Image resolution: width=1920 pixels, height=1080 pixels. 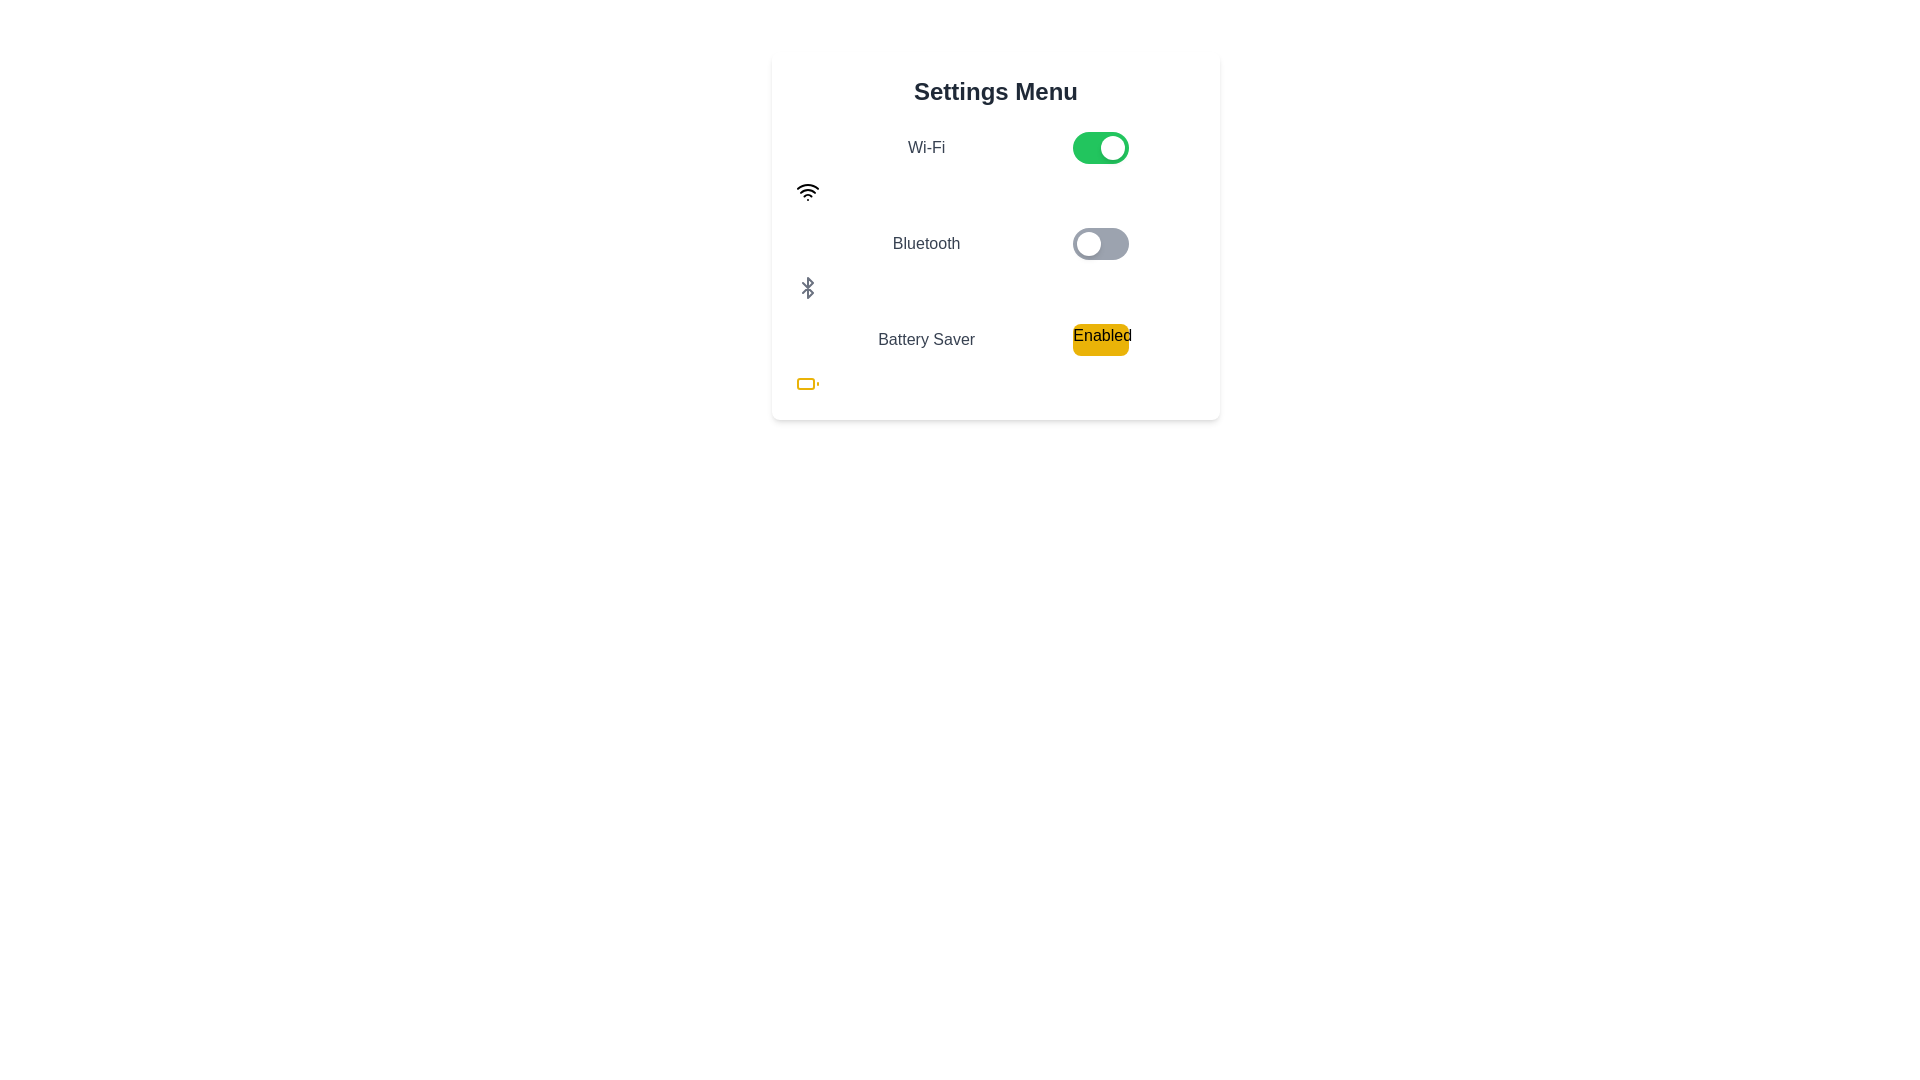 I want to click on the Bluetooth icon, which is an outlined gray symbol adjacent to the 'Bluetooth' text in the settings menu layout, so click(x=807, y=288).